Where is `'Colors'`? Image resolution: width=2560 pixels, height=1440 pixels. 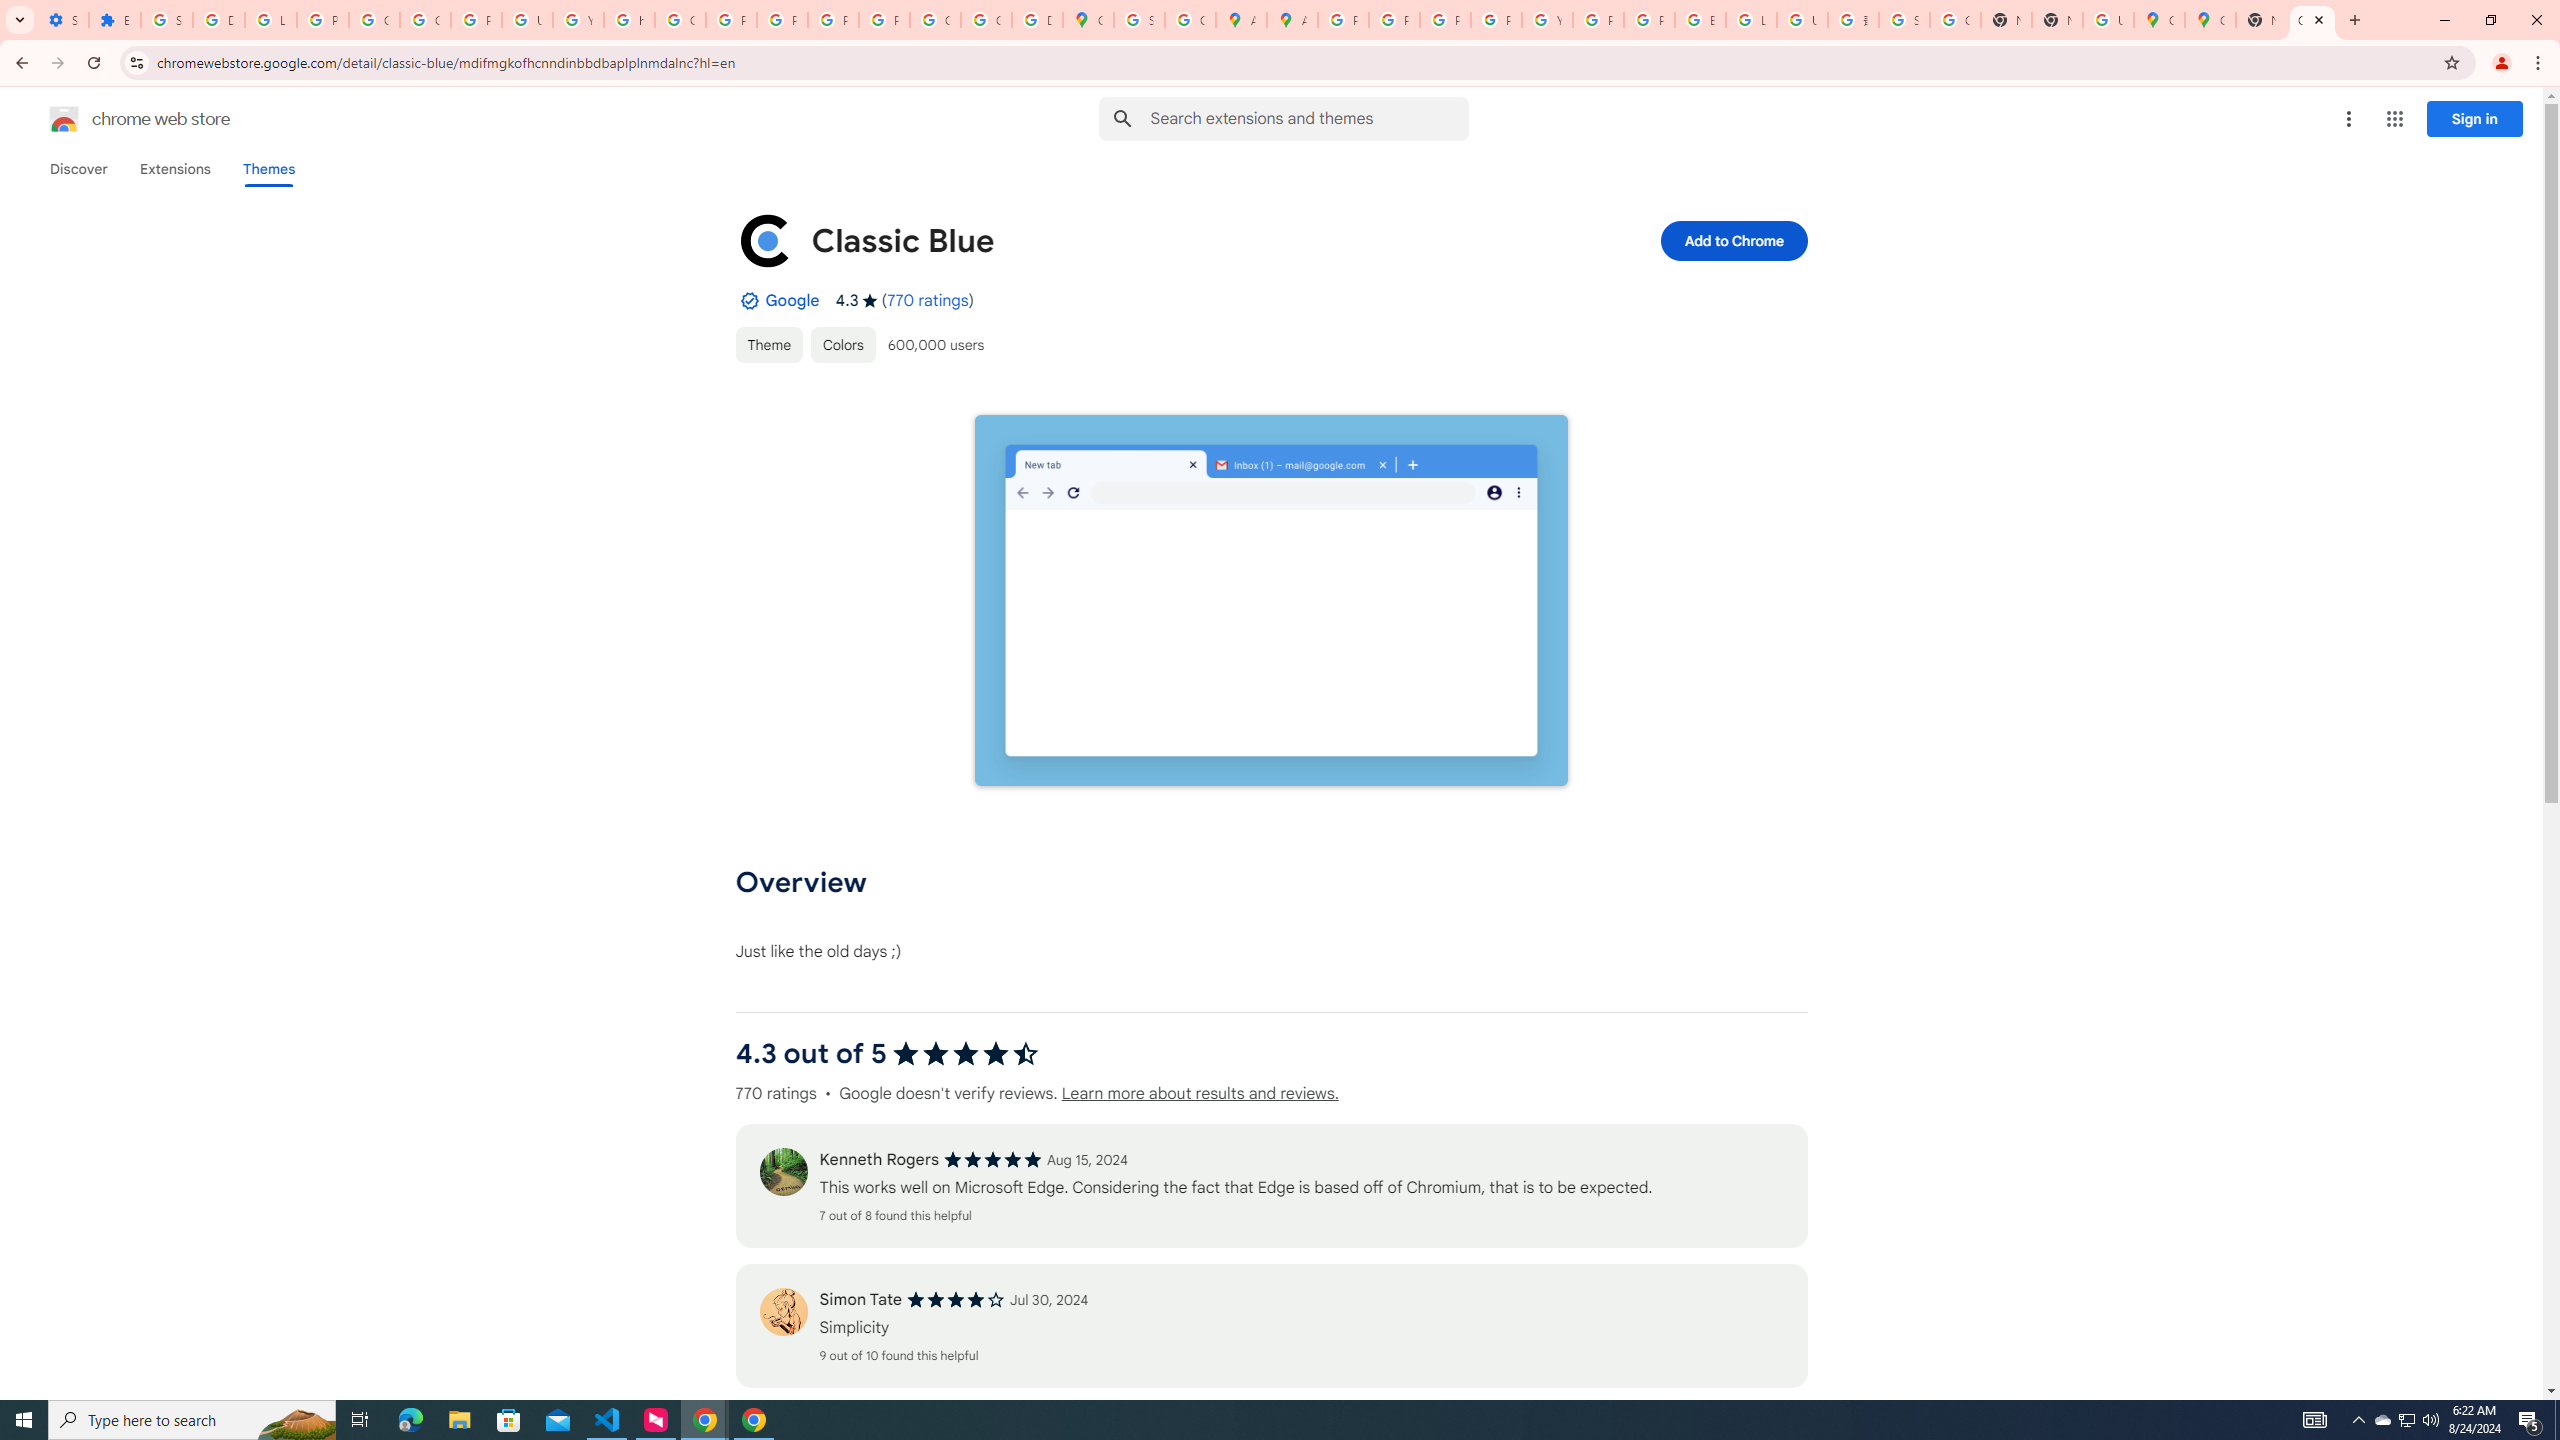
'Colors' is located at coordinates (843, 344).